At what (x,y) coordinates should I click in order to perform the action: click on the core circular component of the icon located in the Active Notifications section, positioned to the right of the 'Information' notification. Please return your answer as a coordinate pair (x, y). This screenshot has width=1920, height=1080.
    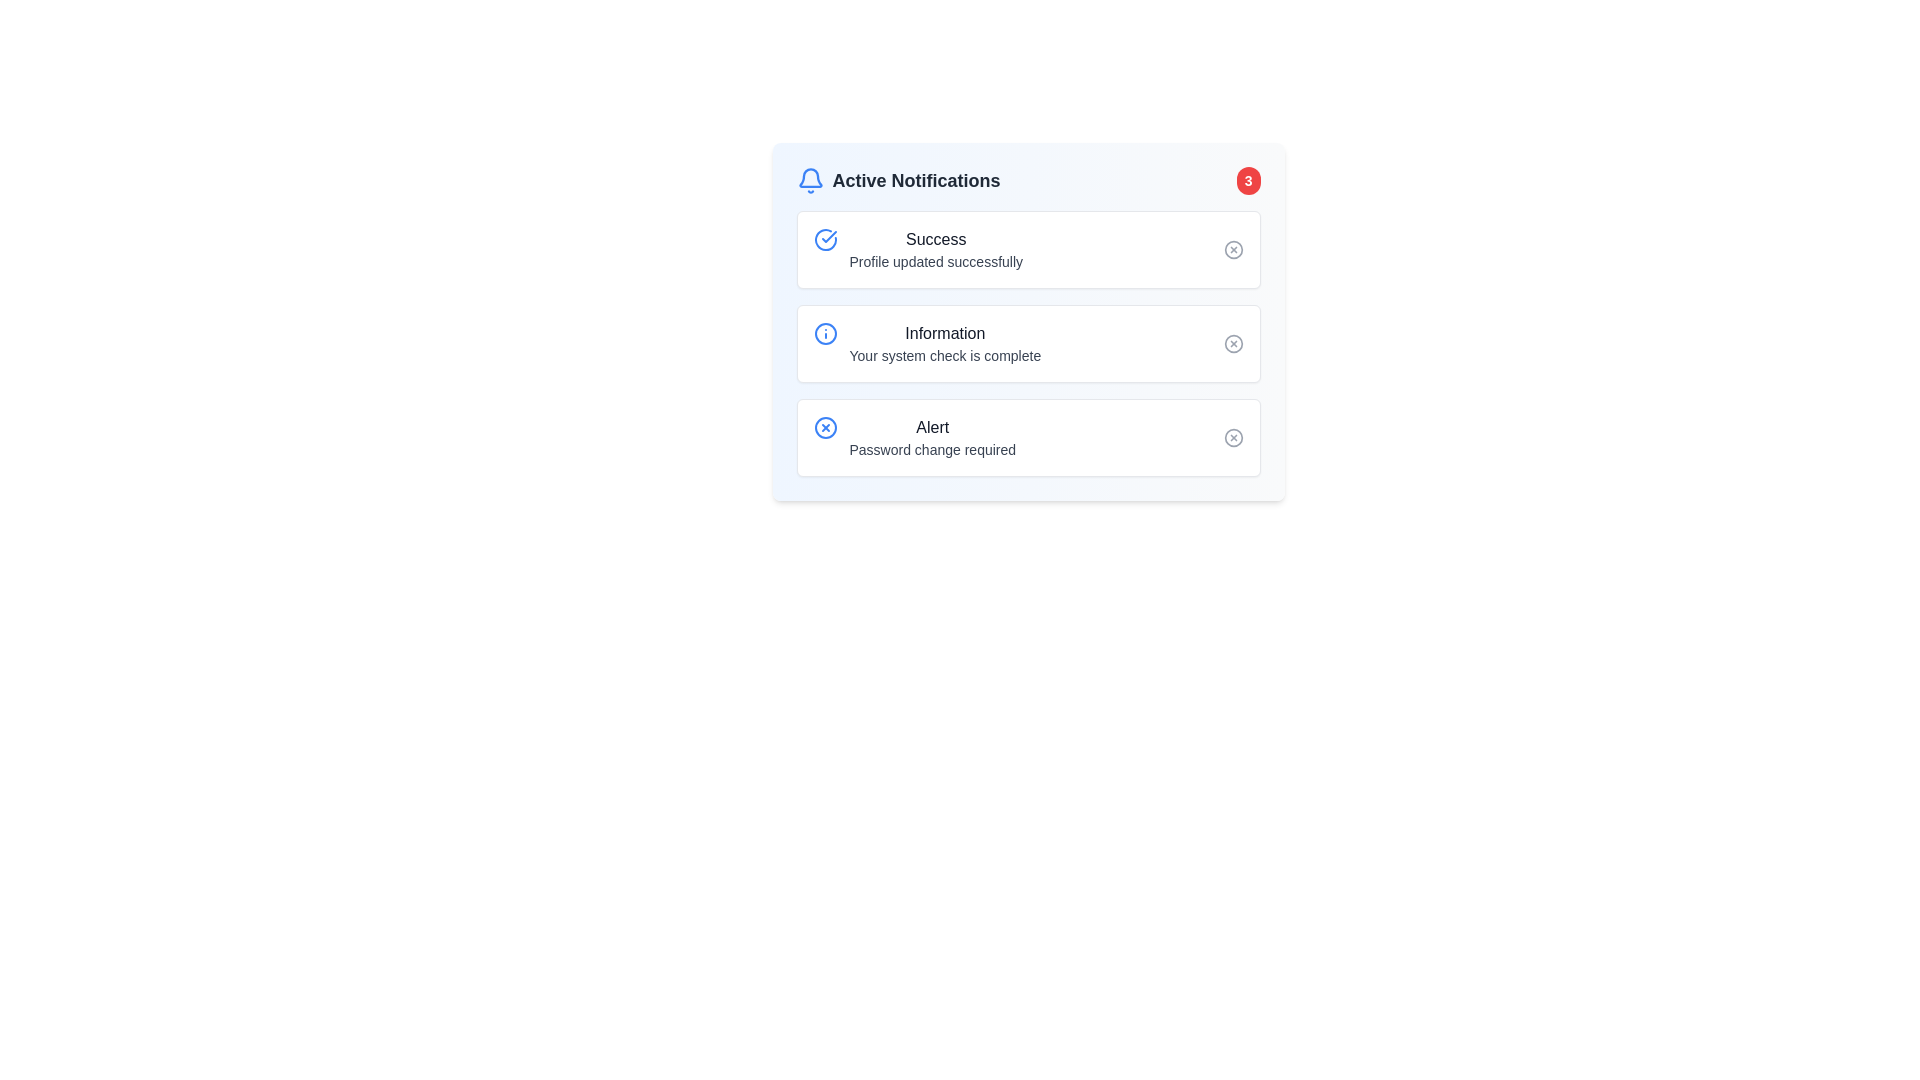
    Looking at the image, I should click on (1232, 342).